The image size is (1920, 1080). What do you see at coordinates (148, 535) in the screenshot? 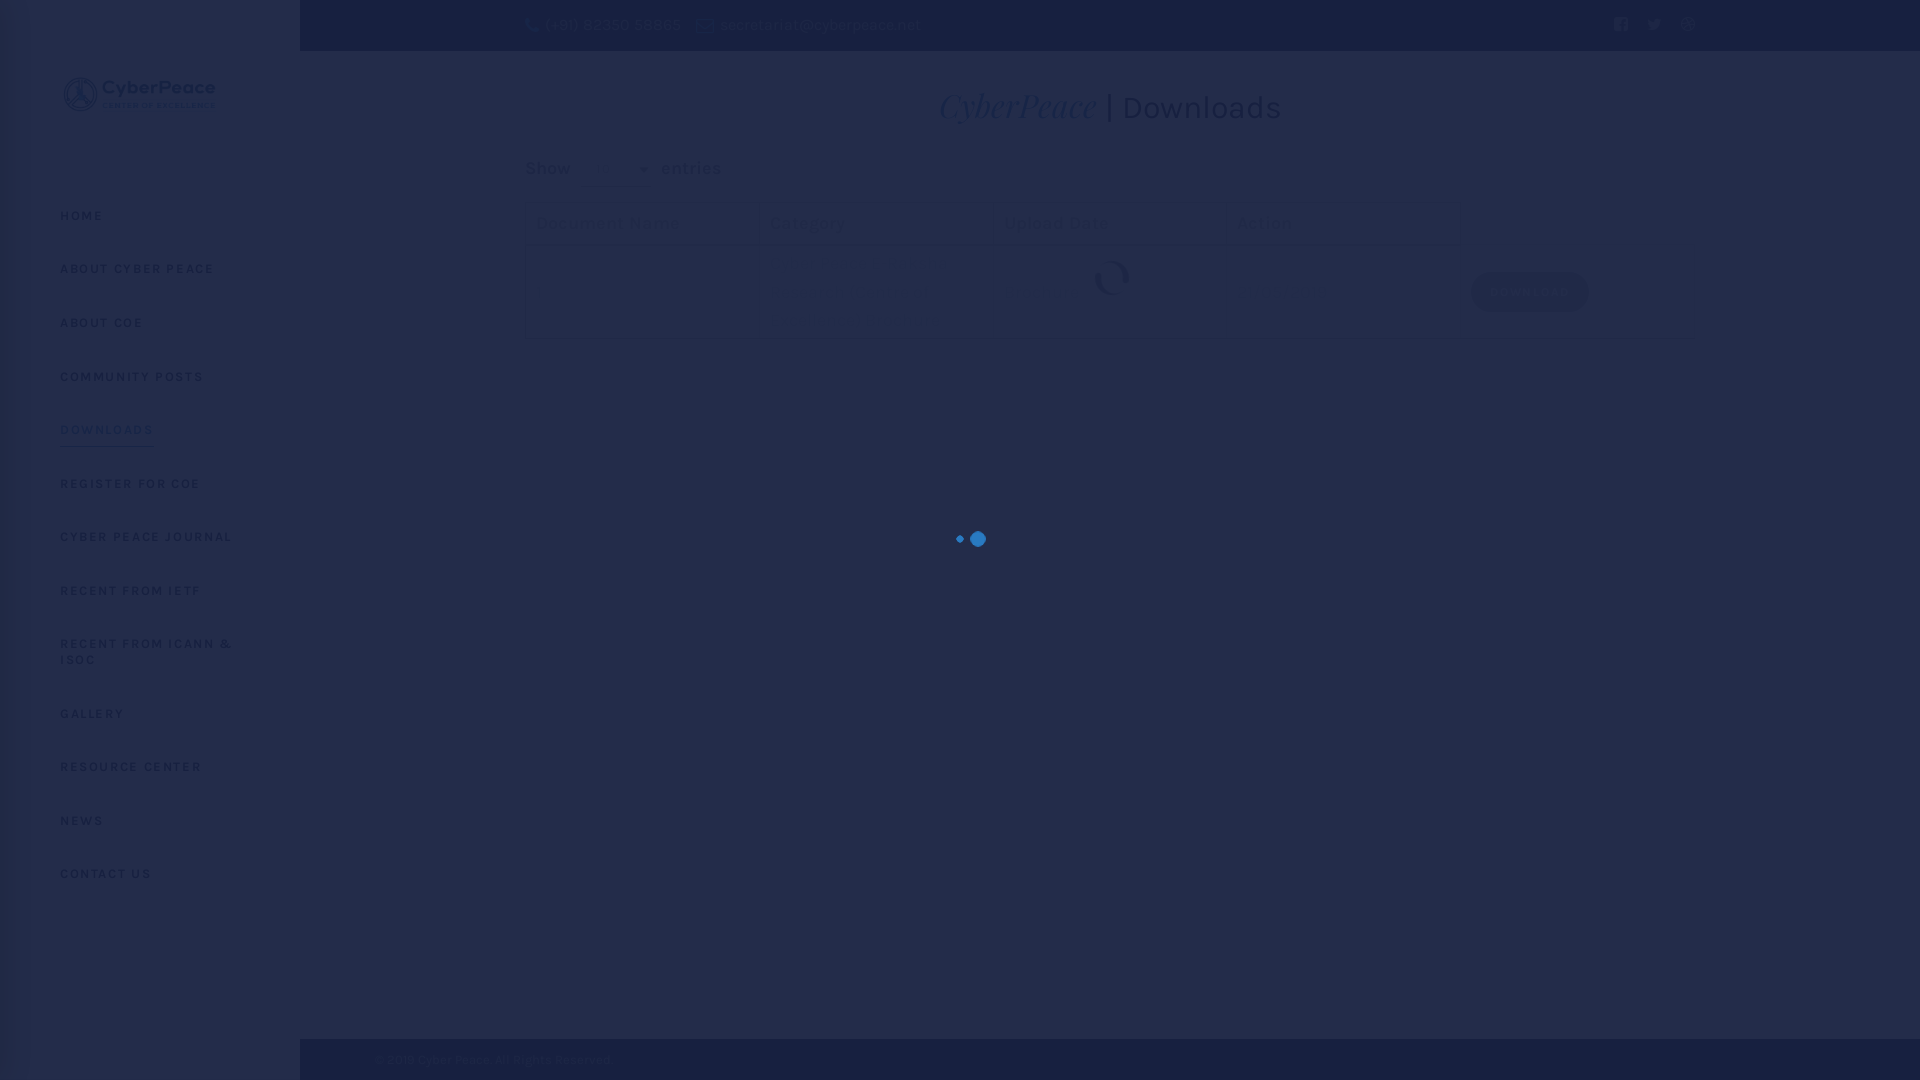
I see `'CYBER PEACE JOURNAL'` at bounding box center [148, 535].